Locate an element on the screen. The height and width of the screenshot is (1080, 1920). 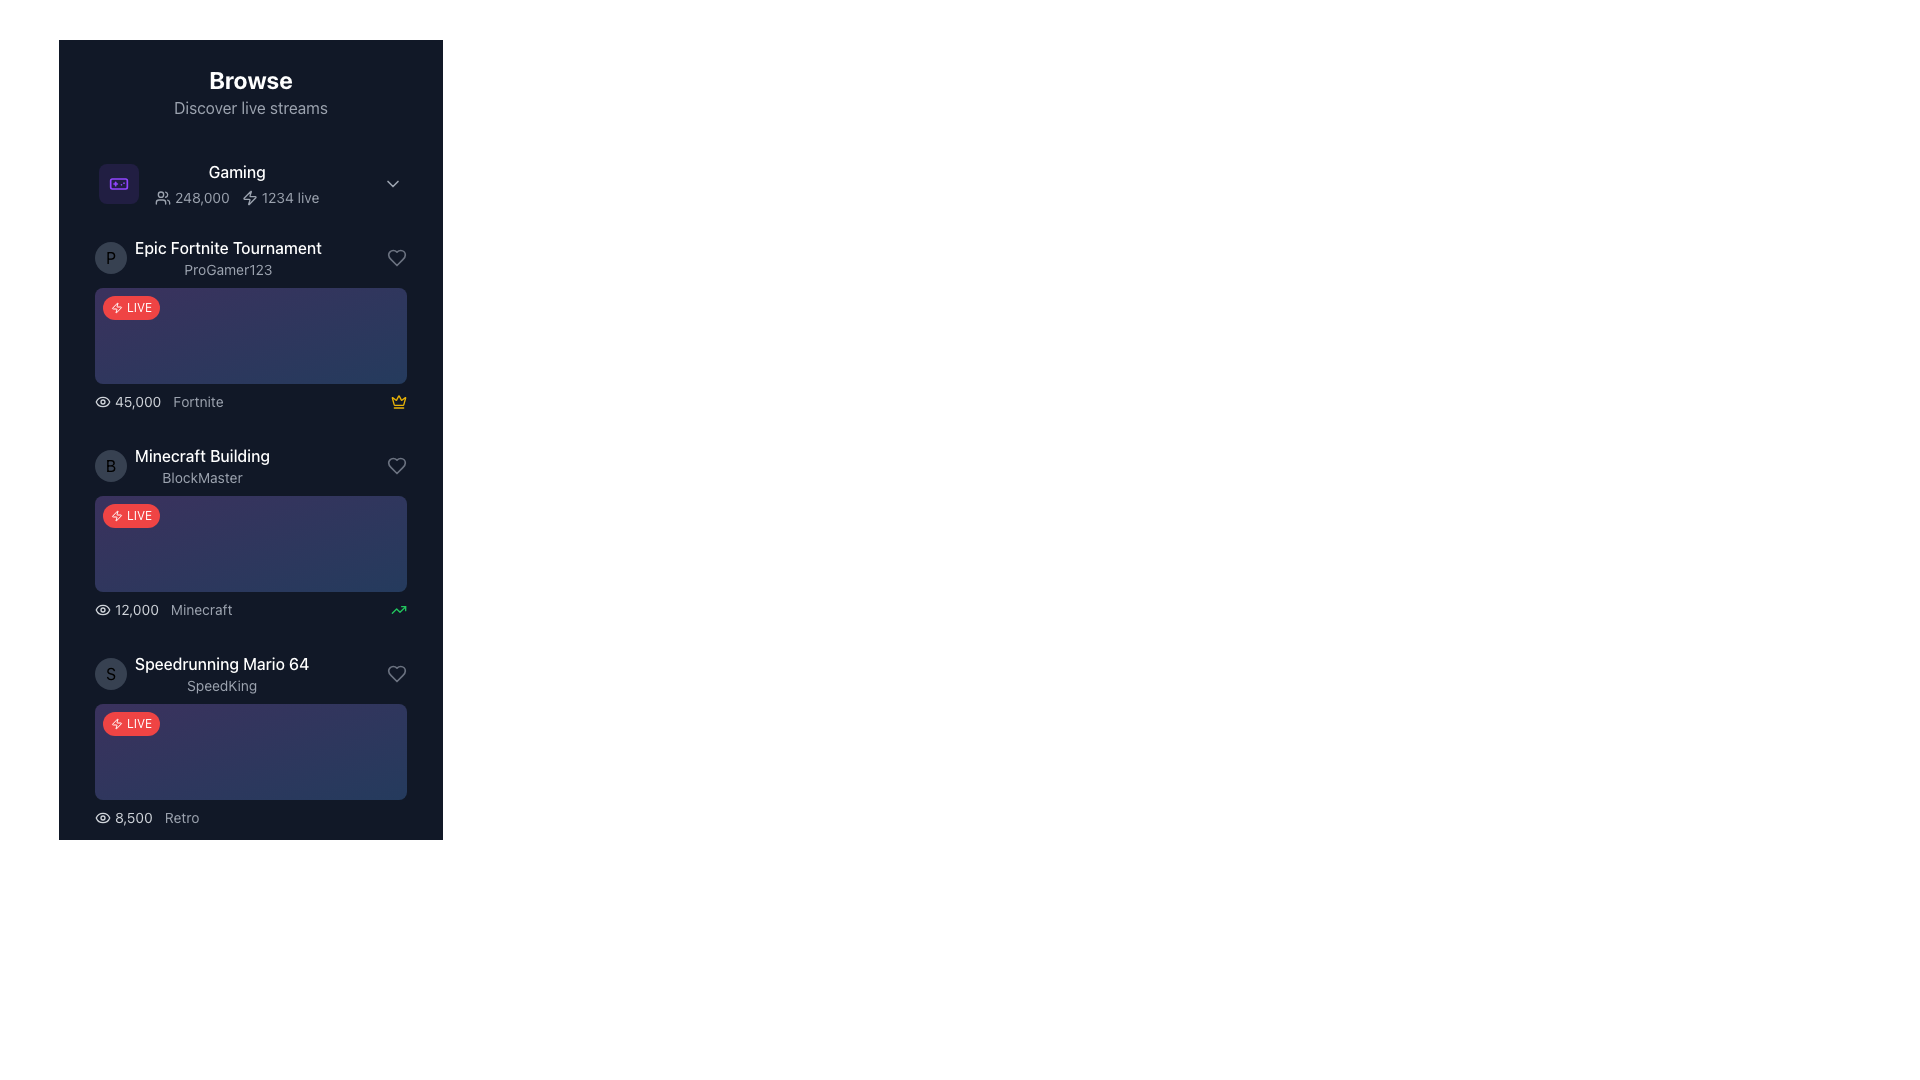
the non-interactive text label 'BlockMaster' that provides additional information about 'Minecraft Building.' is located at coordinates (202, 478).